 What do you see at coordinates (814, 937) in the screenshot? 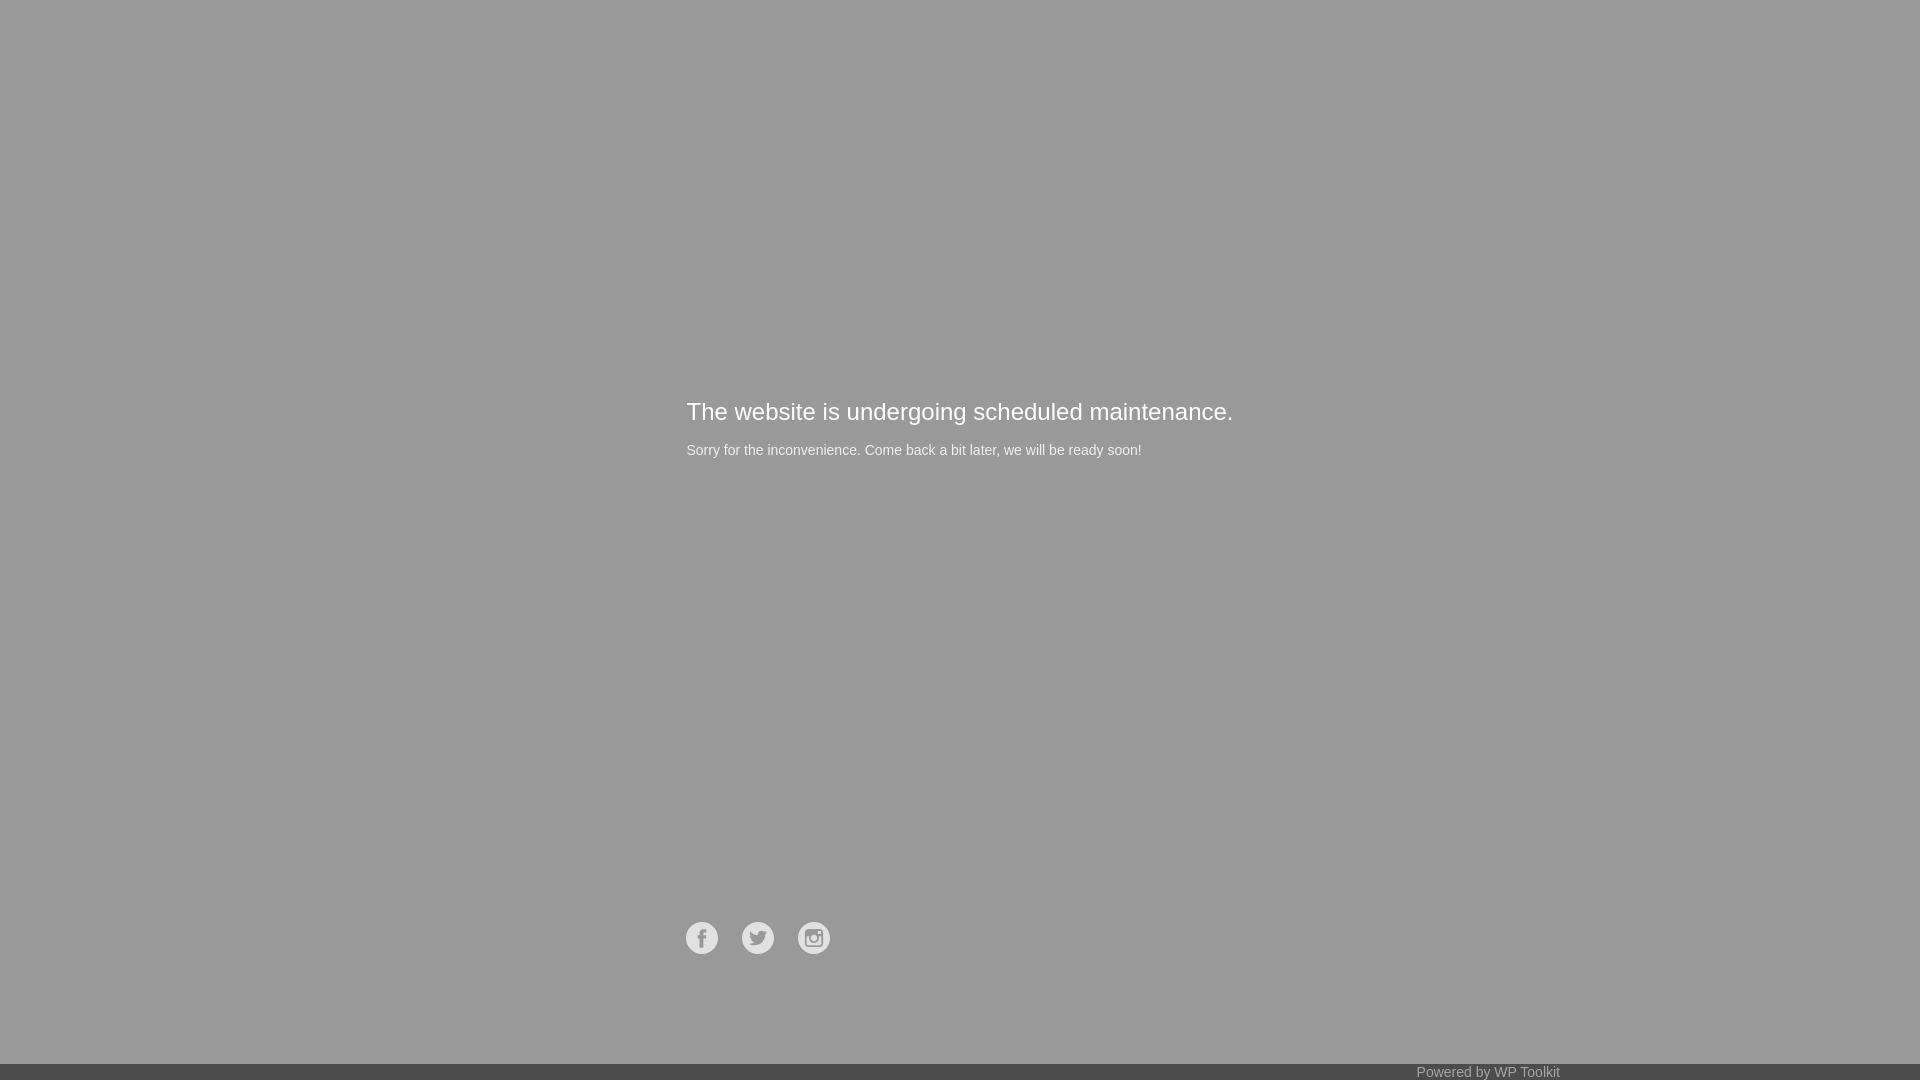
I see `'Instagram'` at bounding box center [814, 937].